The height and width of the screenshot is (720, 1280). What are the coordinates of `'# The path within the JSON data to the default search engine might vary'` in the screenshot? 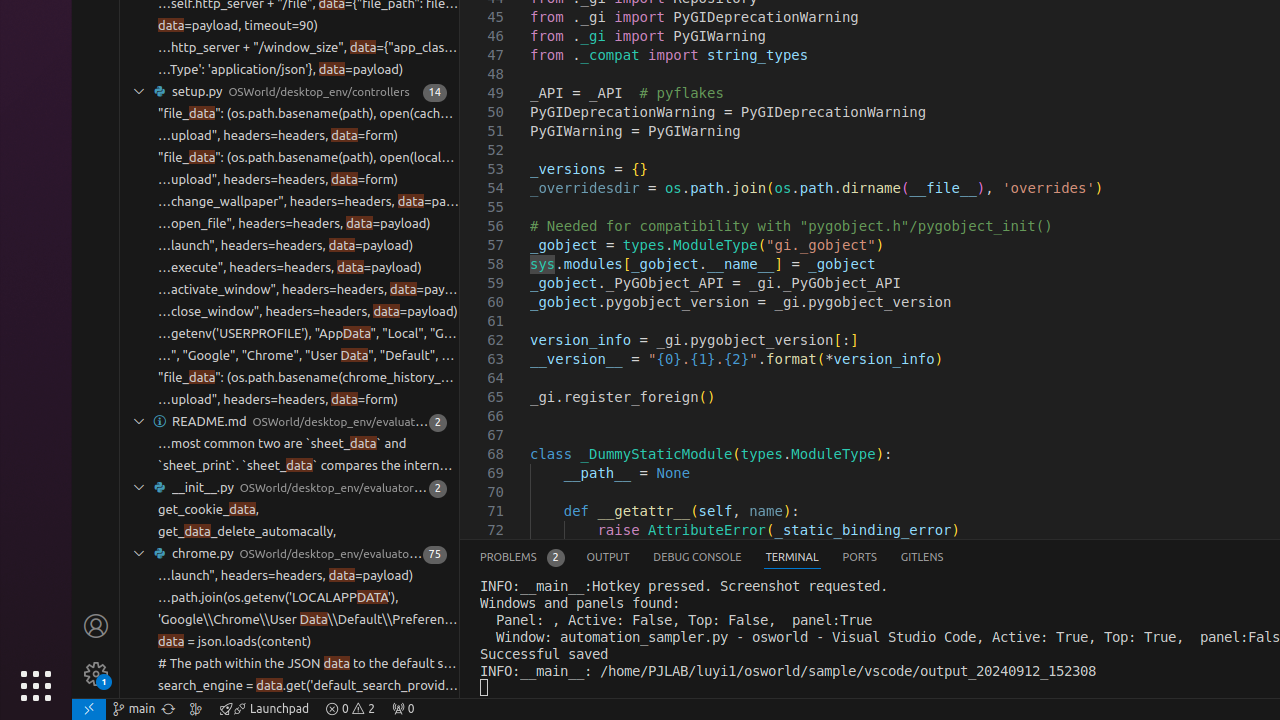 It's located at (307, 663).